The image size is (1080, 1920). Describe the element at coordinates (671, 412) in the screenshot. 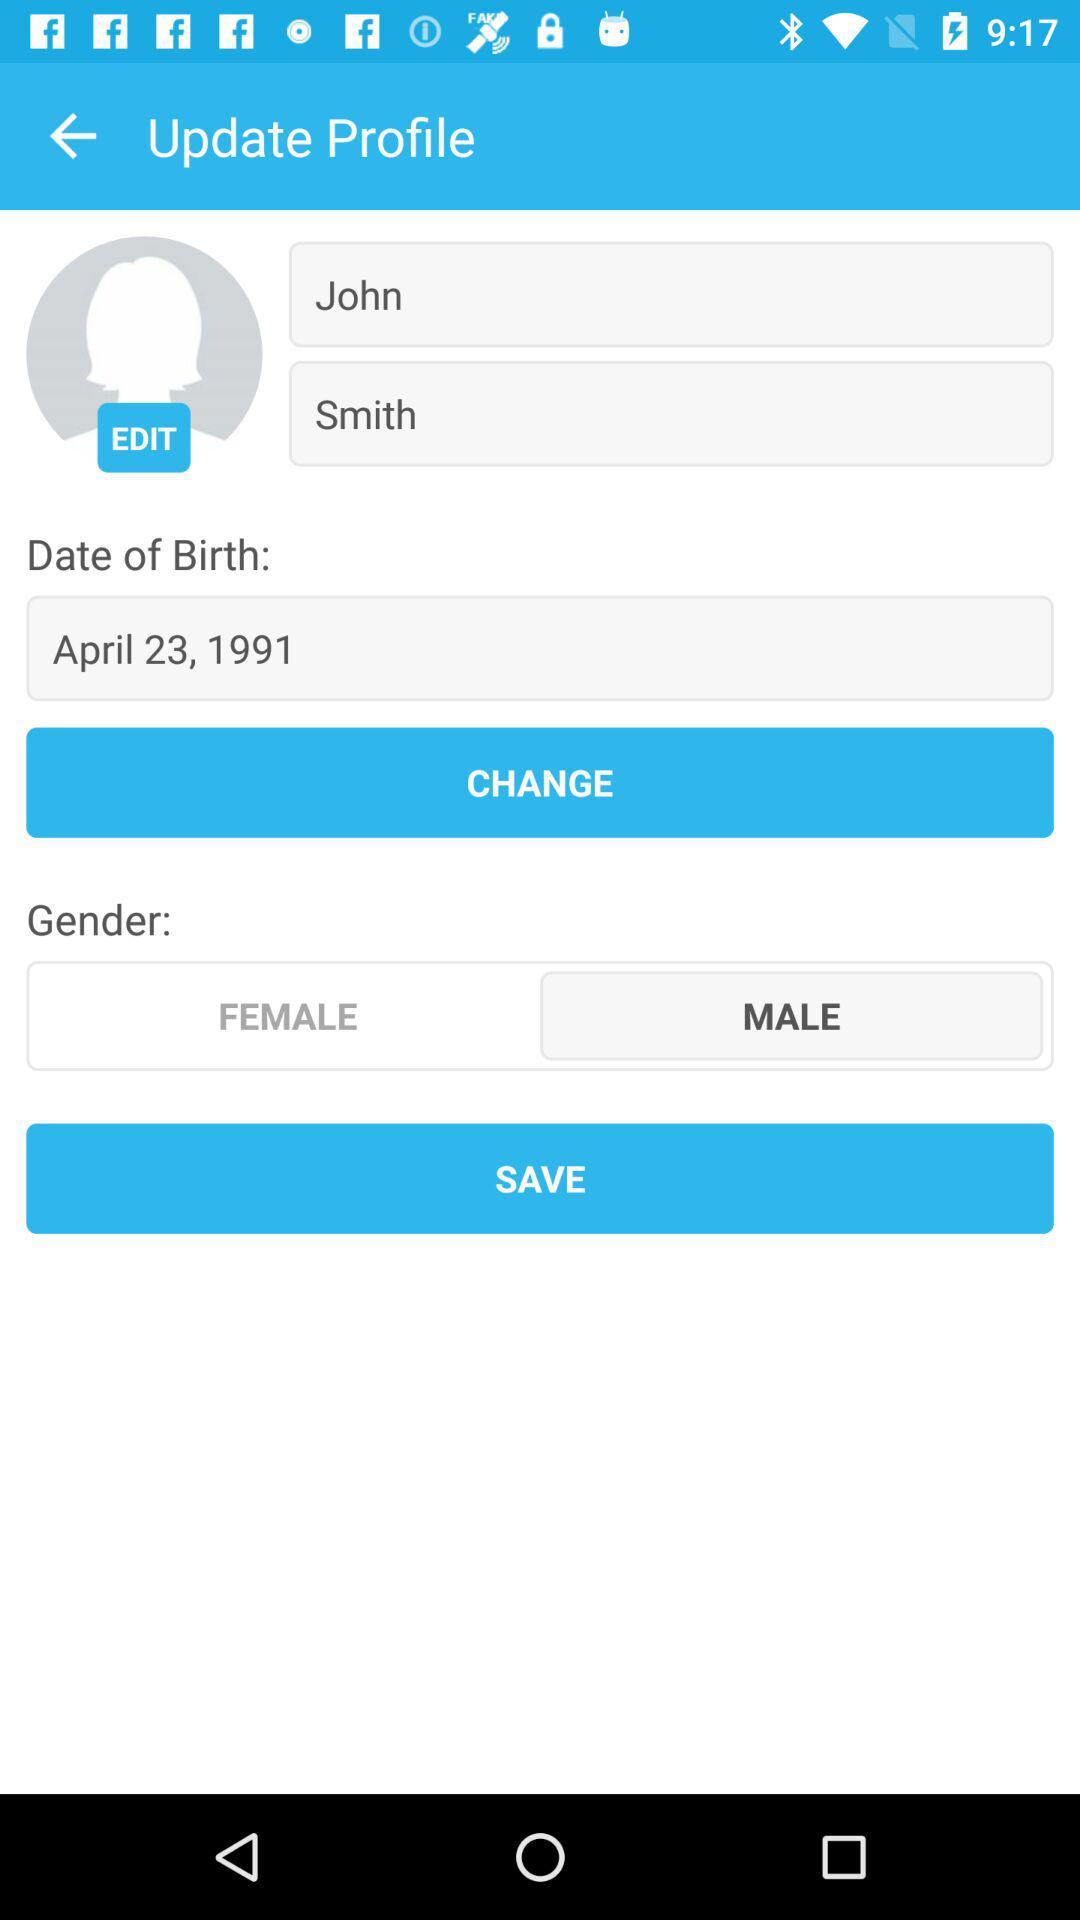

I see `the smith` at that location.